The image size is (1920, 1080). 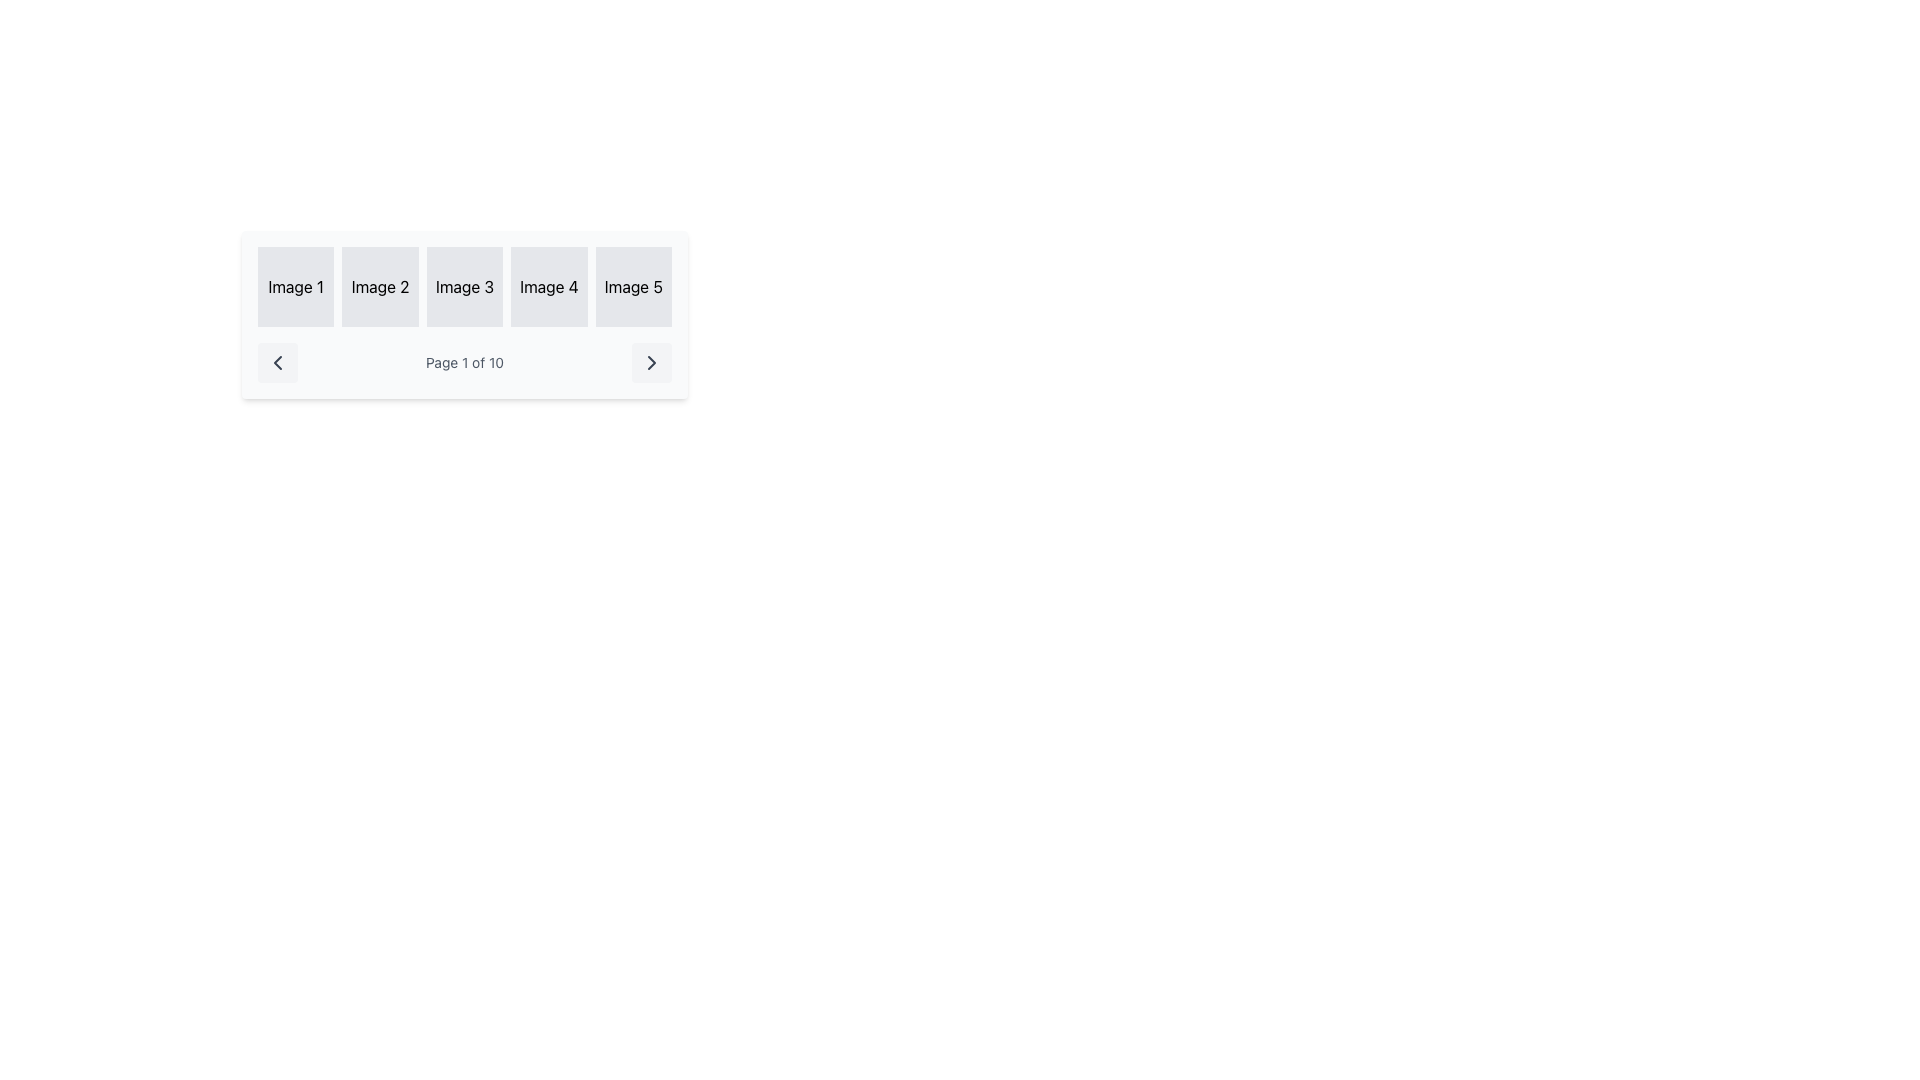 I want to click on the Pagination control that displays 'Page 1 of 10' with navigational arrows on both sides, located at the bottom of the image grid section, so click(x=464, y=362).